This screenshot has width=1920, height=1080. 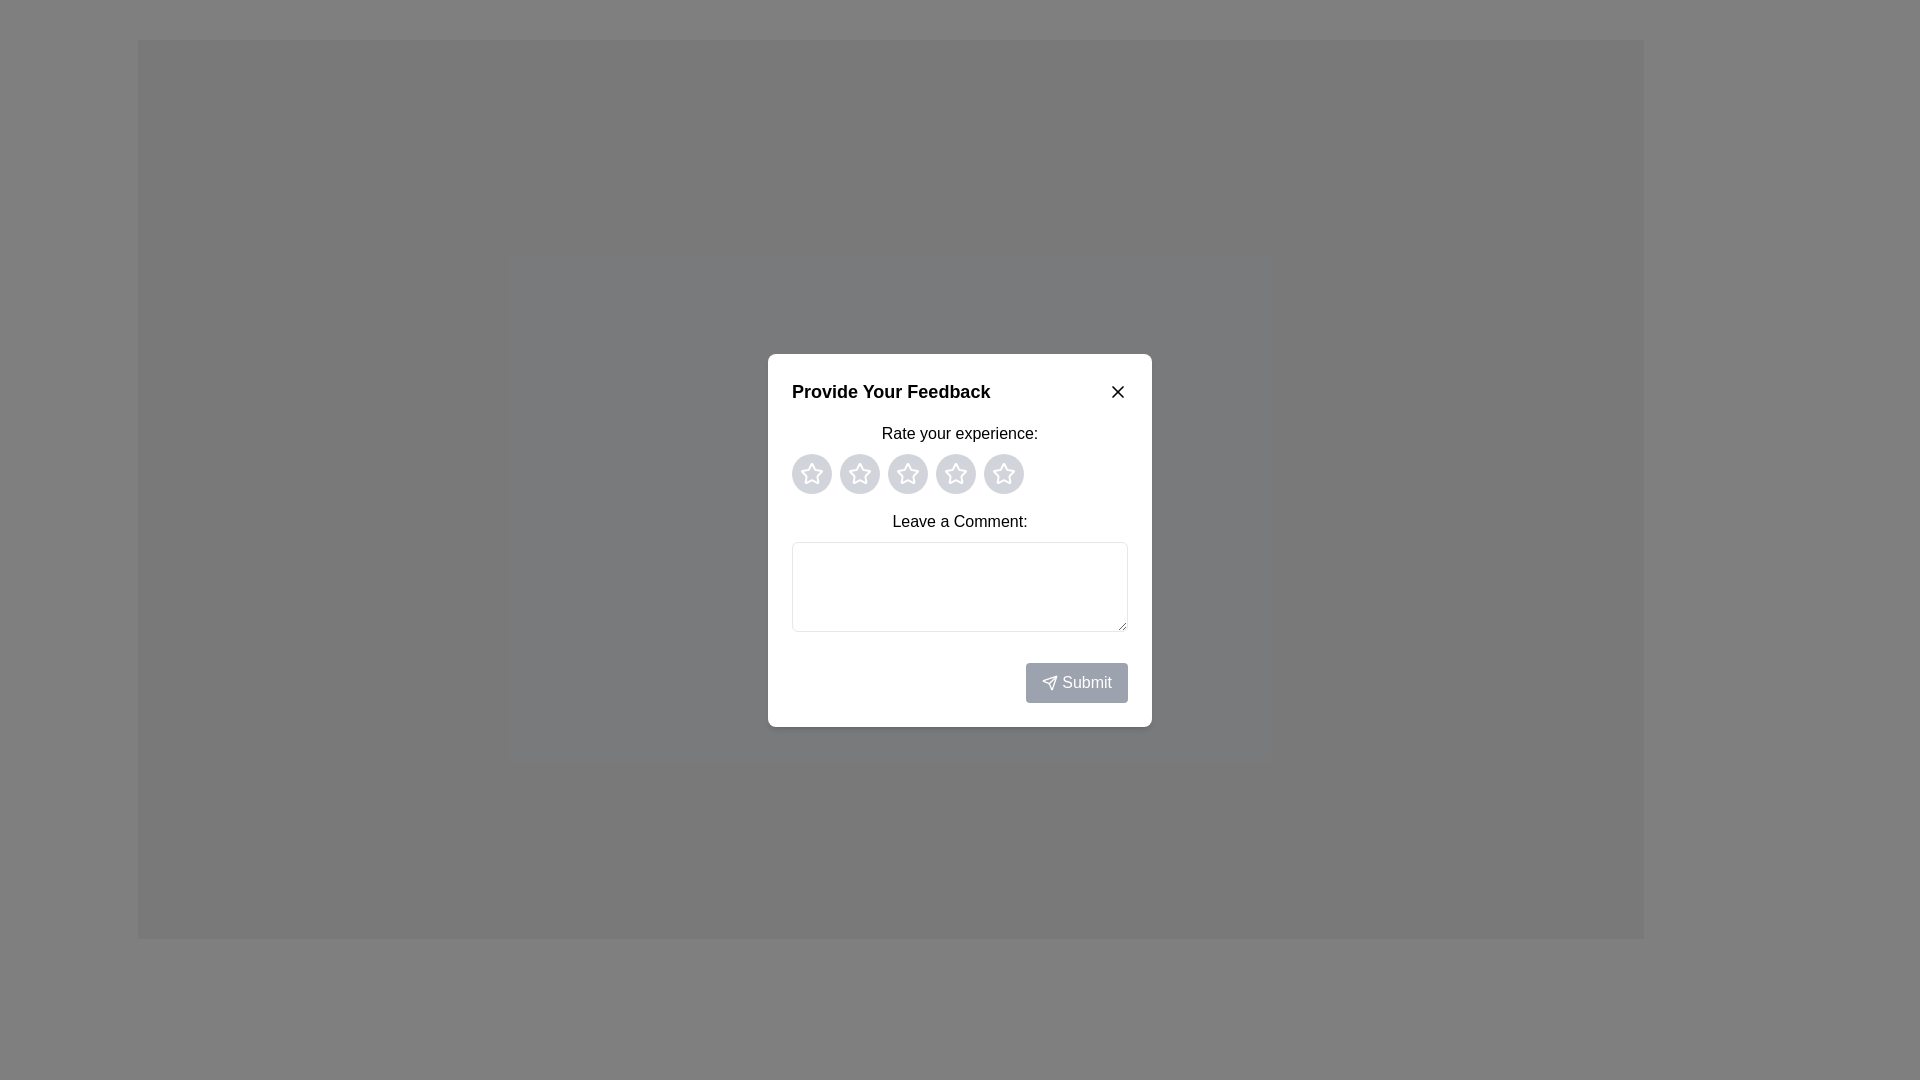 I want to click on the first star icon of the five-star rating system located at the top of the feedback form, so click(x=811, y=473).